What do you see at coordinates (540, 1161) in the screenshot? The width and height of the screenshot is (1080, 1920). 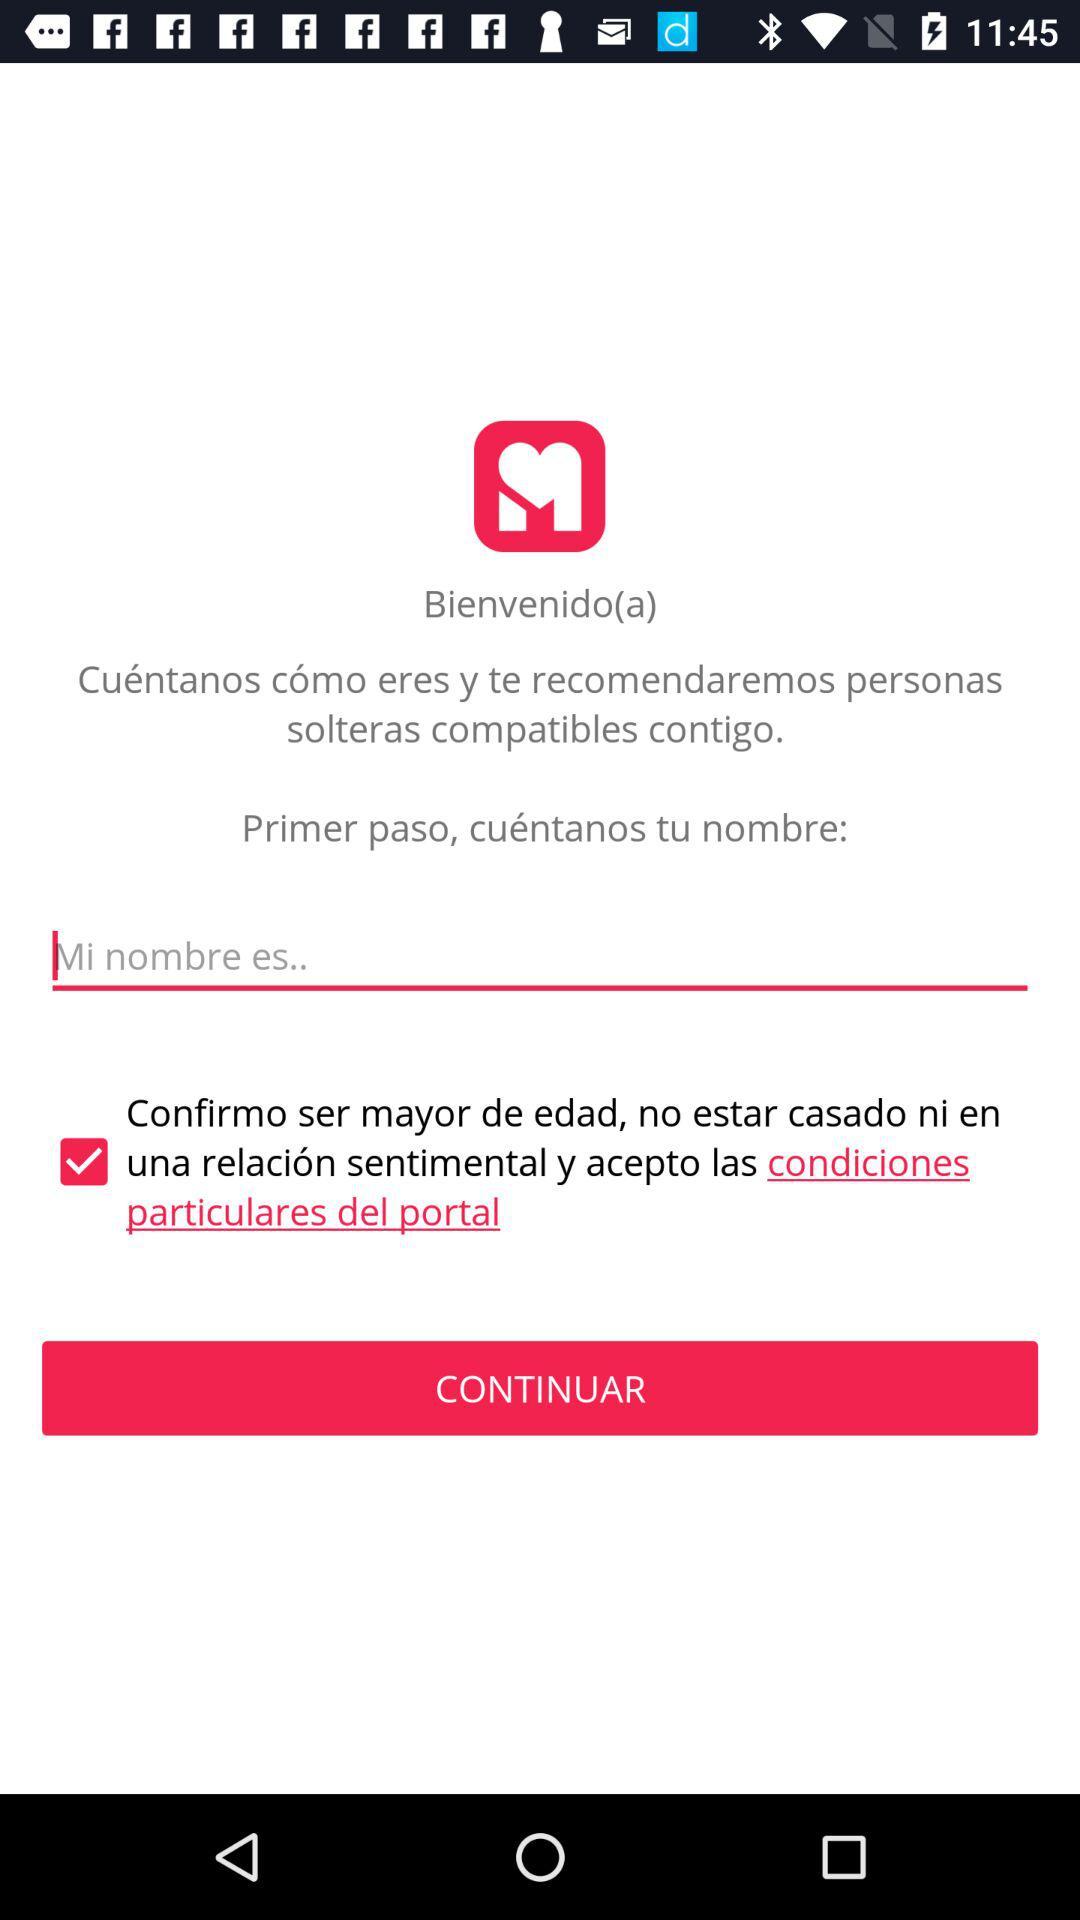 I see `the confirmo ser mayor item` at bounding box center [540, 1161].